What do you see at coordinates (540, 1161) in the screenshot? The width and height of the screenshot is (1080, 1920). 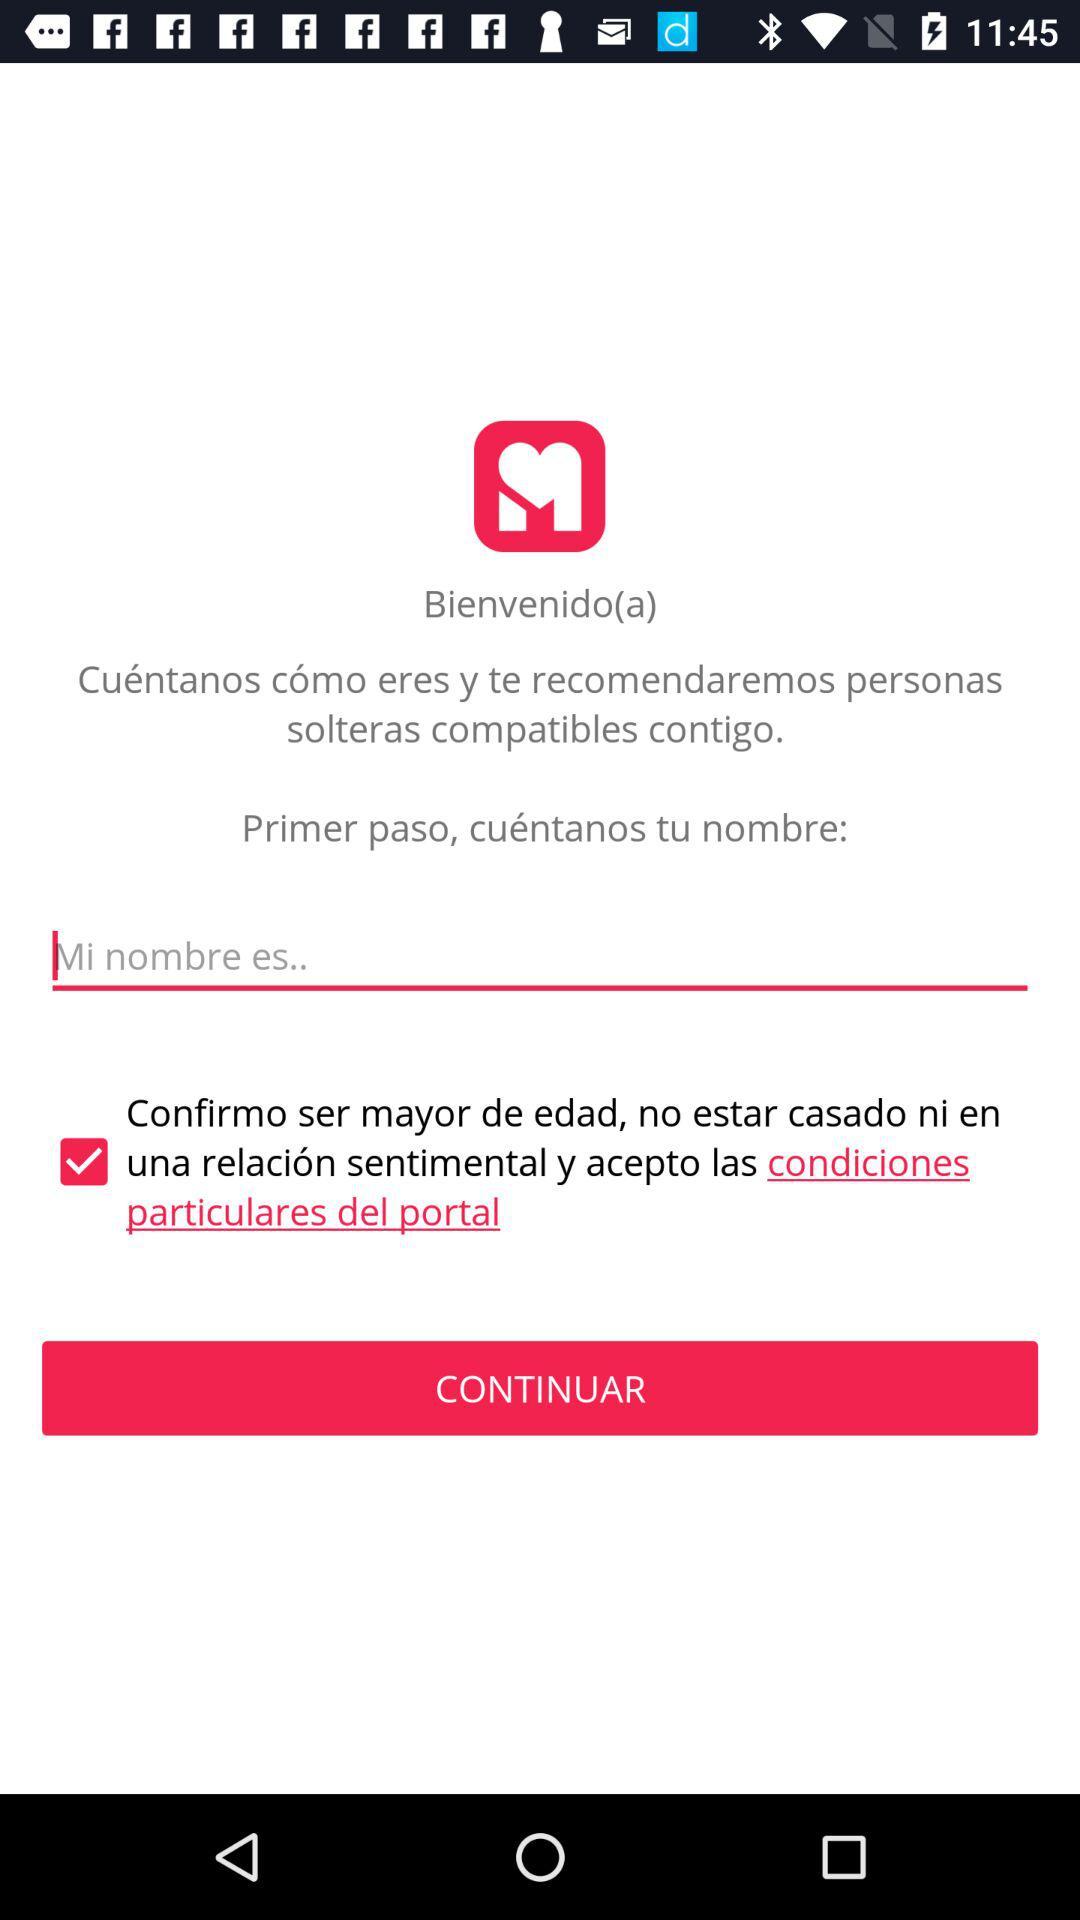 I see `the confirmo ser mayor item` at bounding box center [540, 1161].